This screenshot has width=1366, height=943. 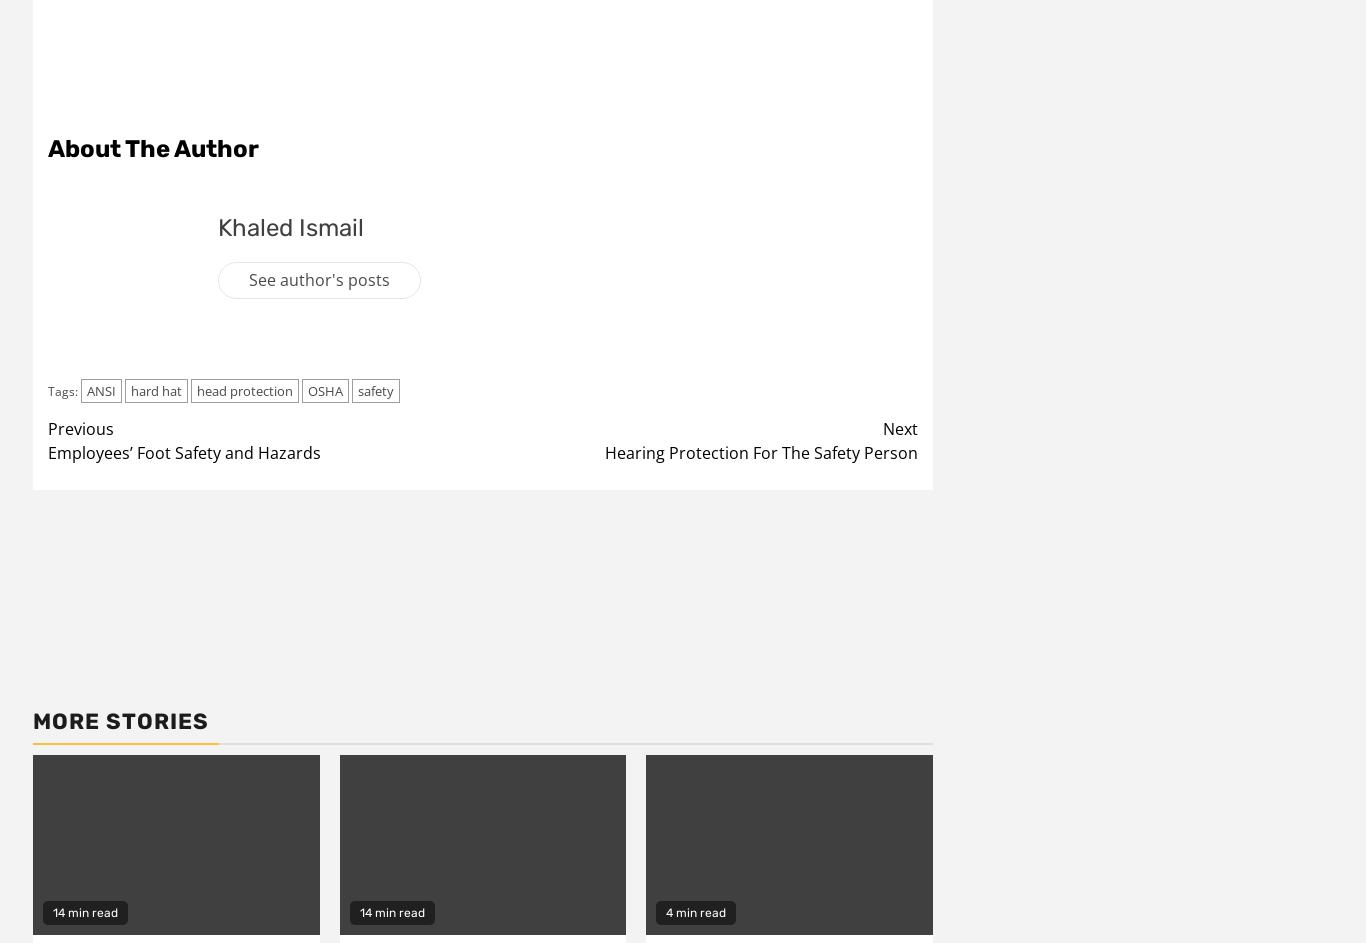 I want to click on 'About The Author', so click(x=47, y=147).